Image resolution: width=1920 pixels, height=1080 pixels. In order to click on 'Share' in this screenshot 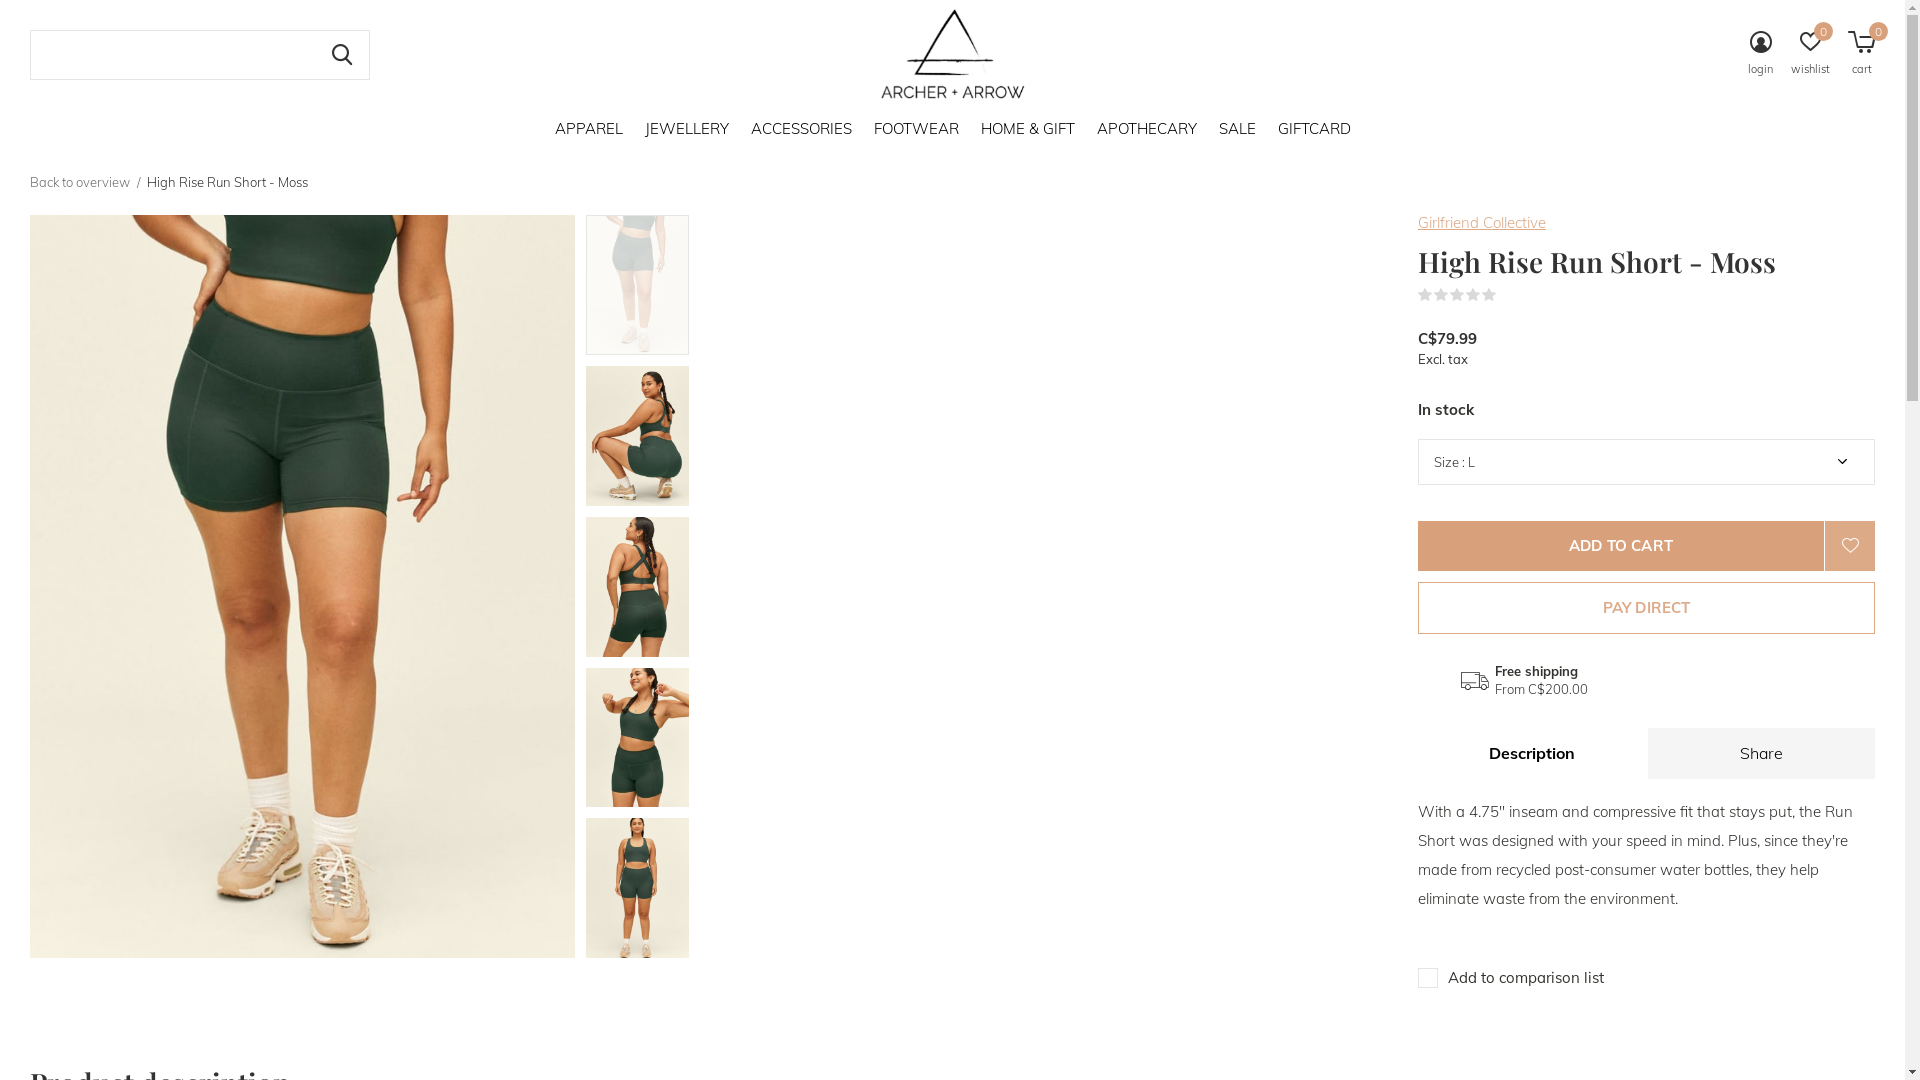, I will do `click(1761, 753)`.